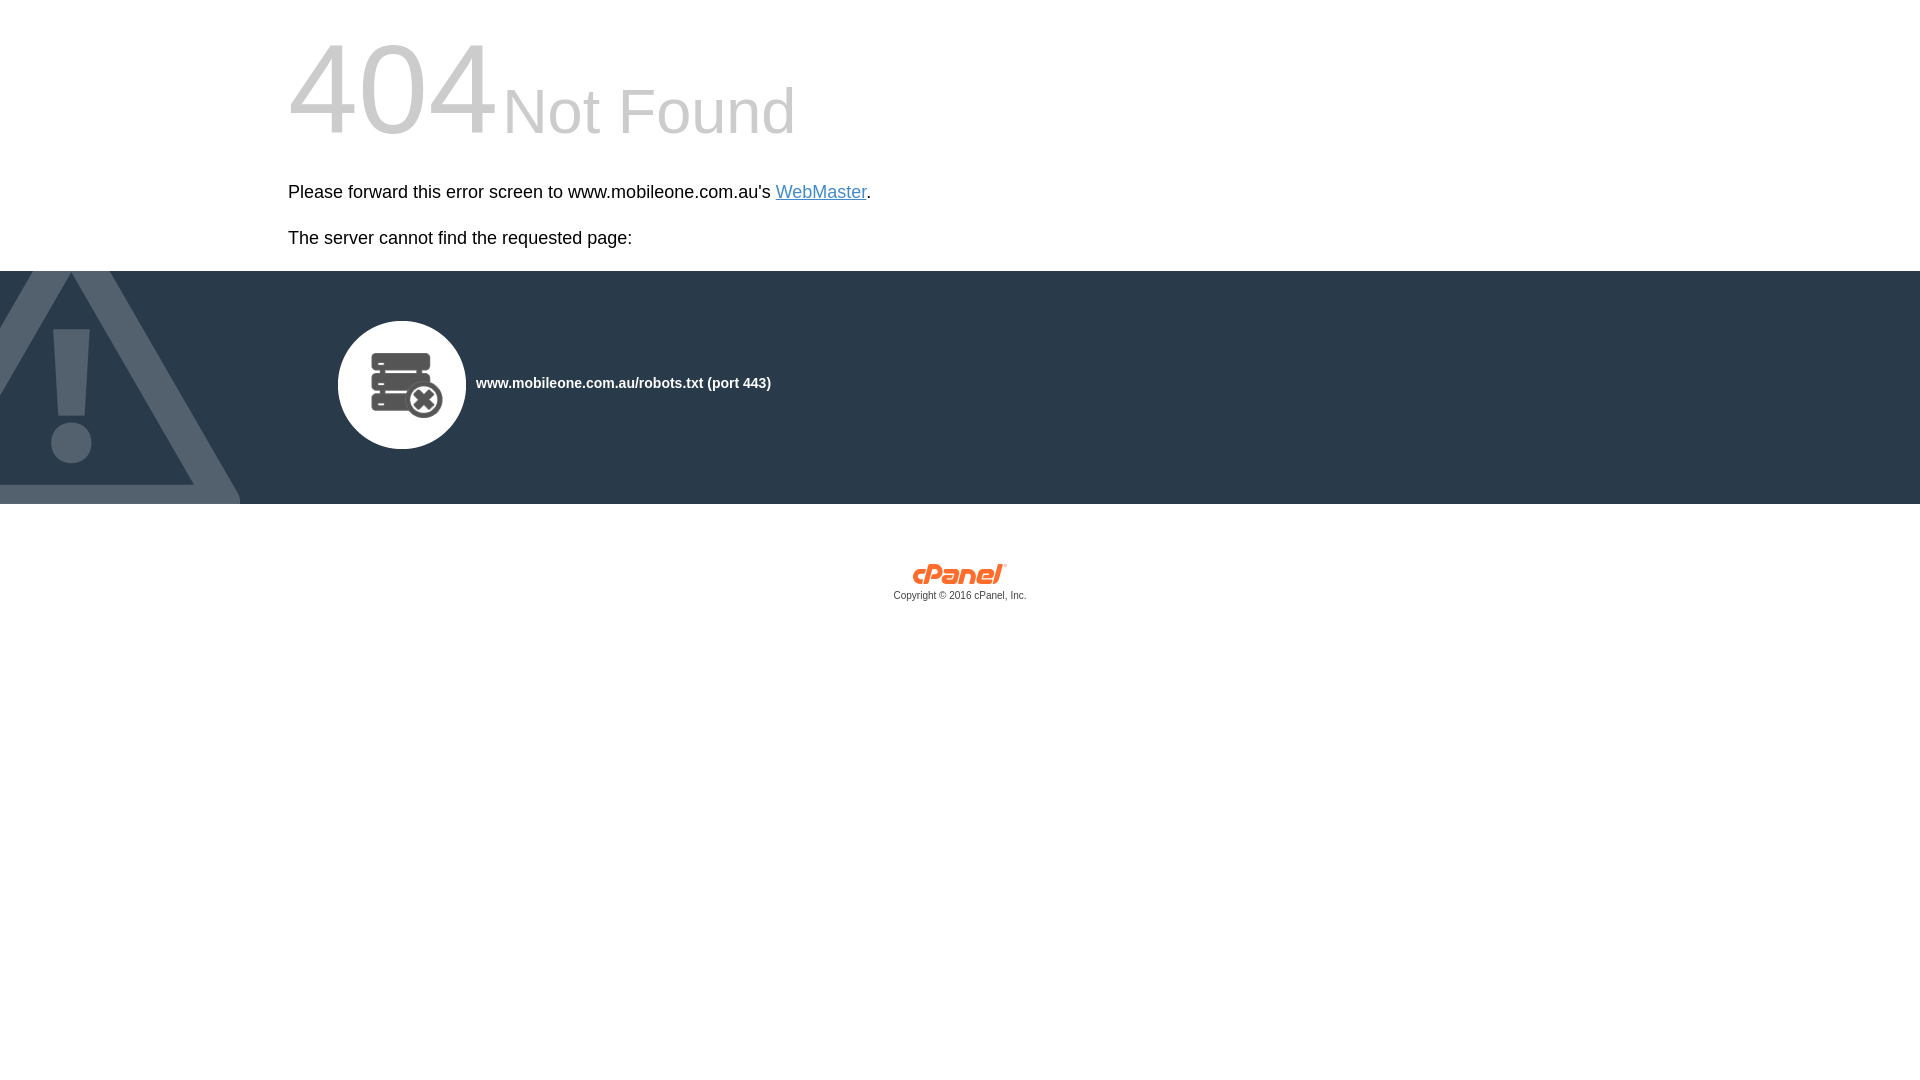  I want to click on 'WebMaster', so click(821, 192).